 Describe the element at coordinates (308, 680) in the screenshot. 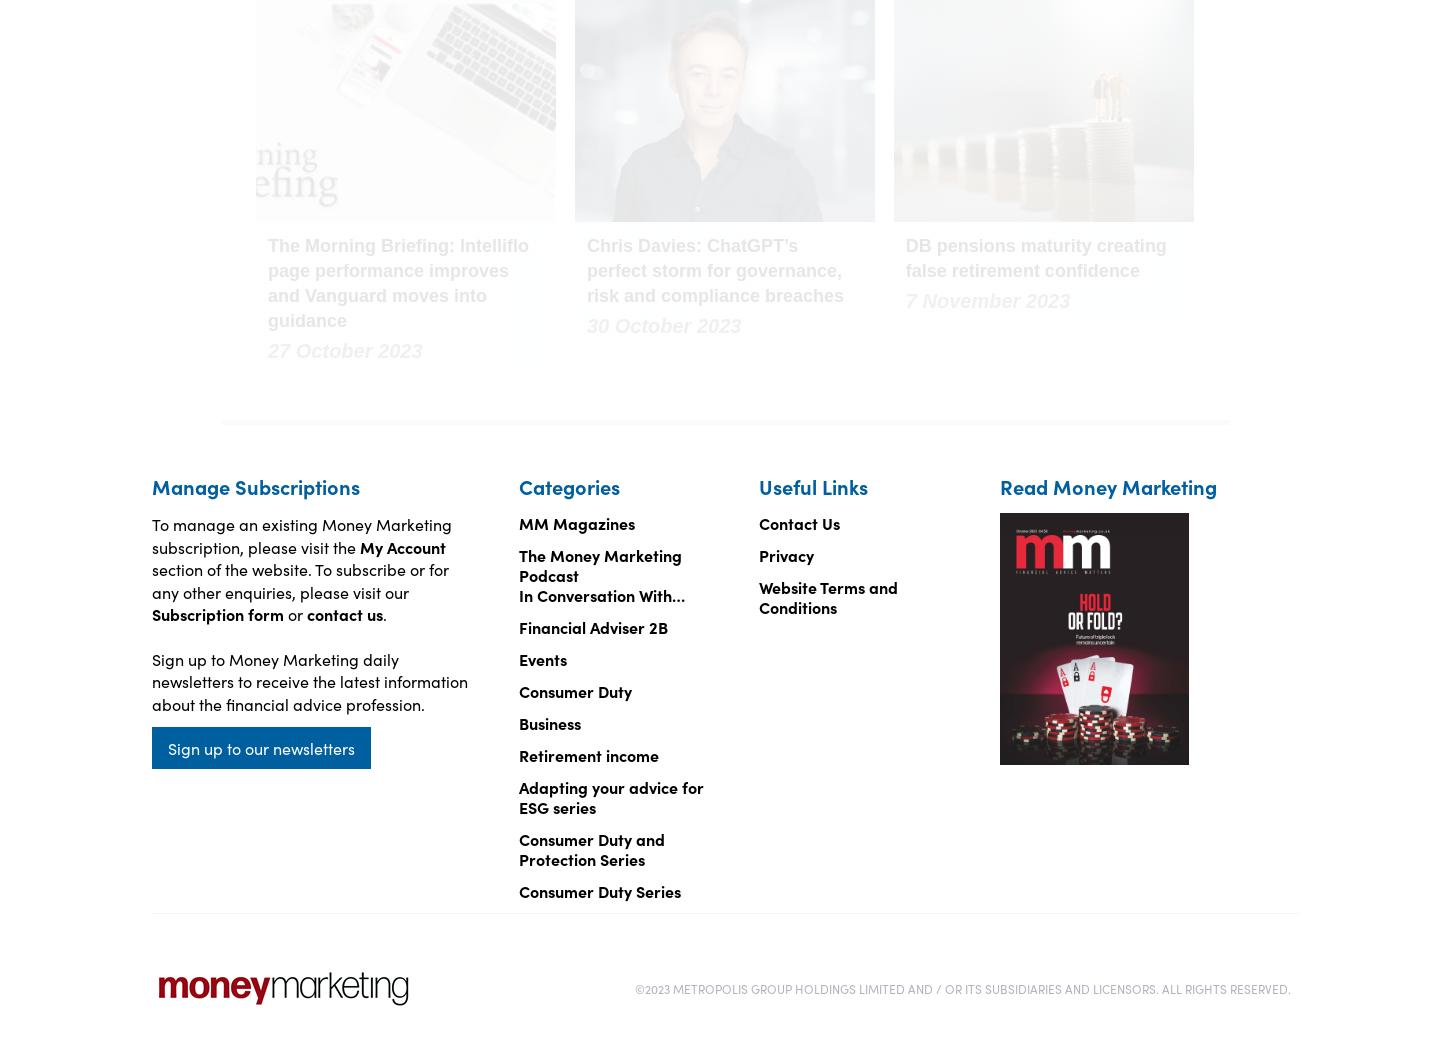

I see `'Sign up to Money Marketing daily newsletters to receive the latest information about the financial advice profession.'` at that location.